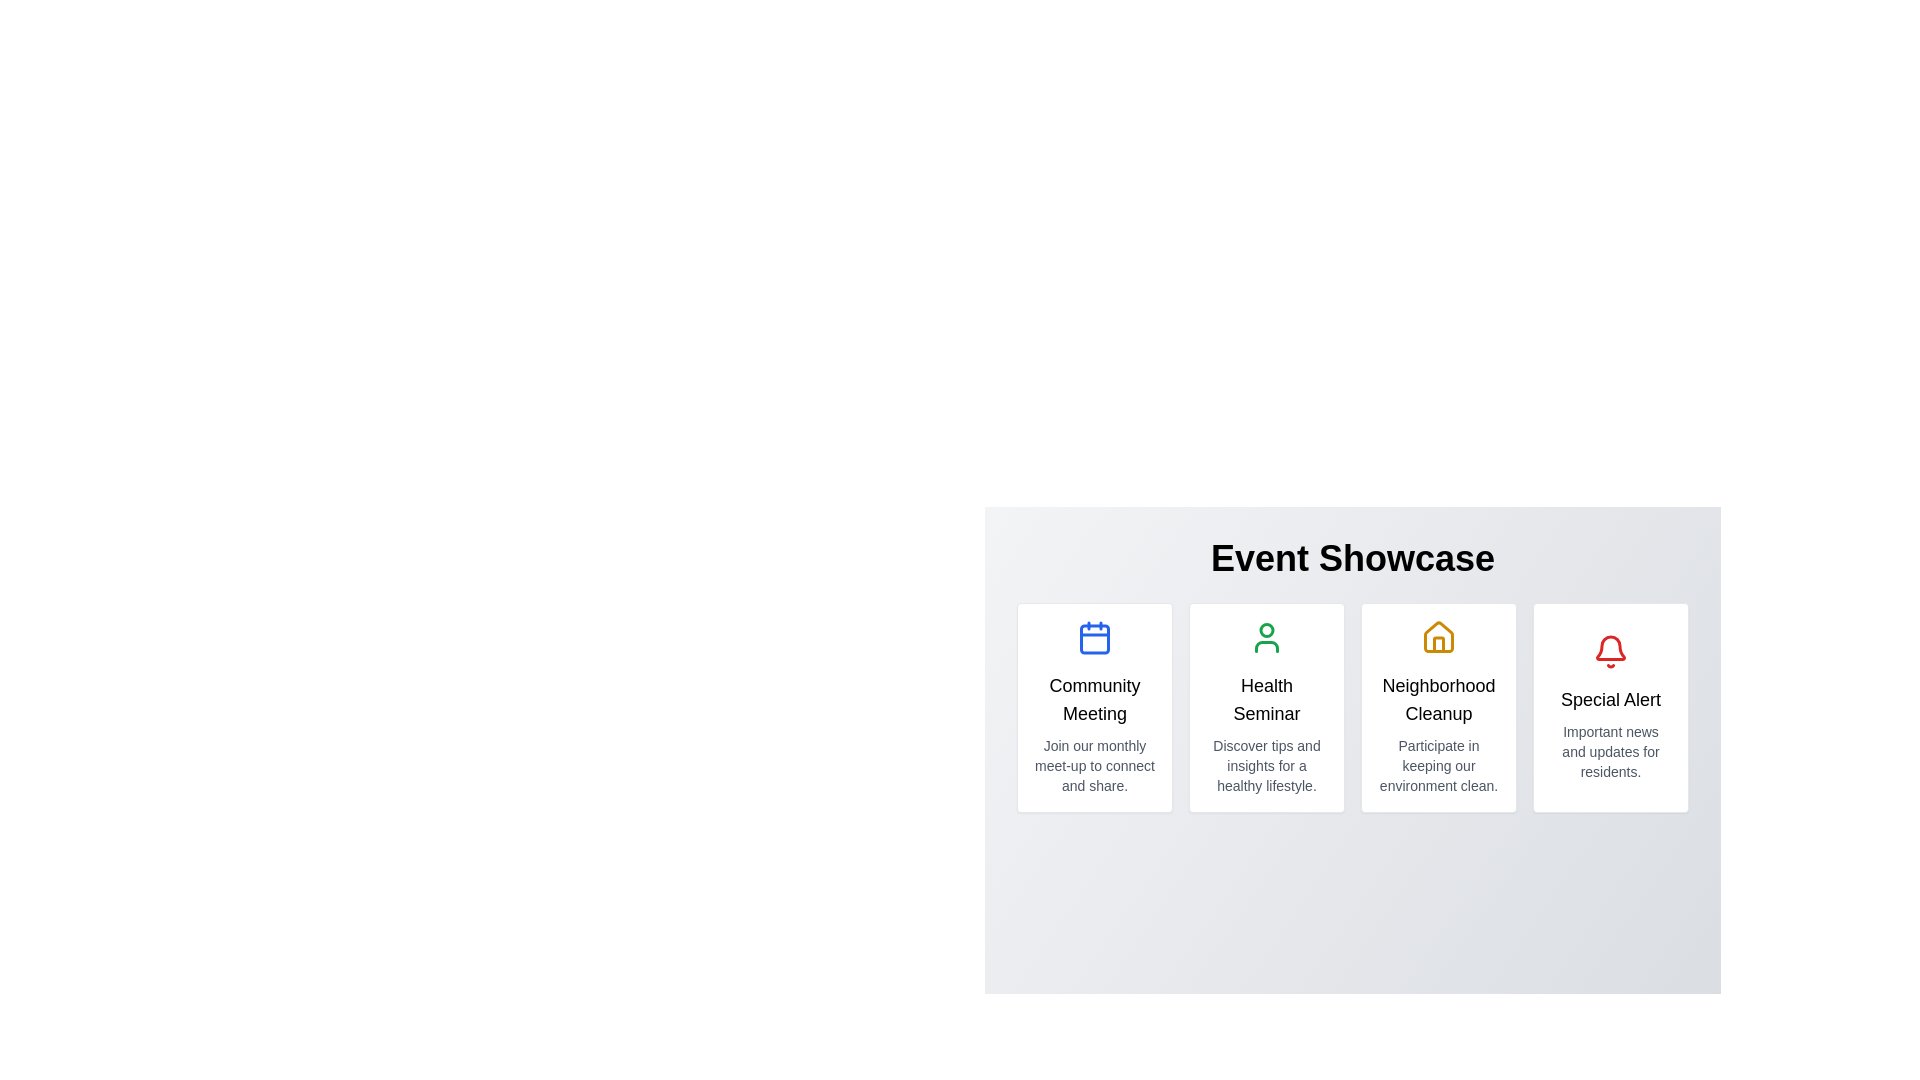  I want to click on text of the prominently displayed label that reads 'Event Showcase', which is styled with a large, bold font and is centered above the grid of event cards, so click(1353, 559).